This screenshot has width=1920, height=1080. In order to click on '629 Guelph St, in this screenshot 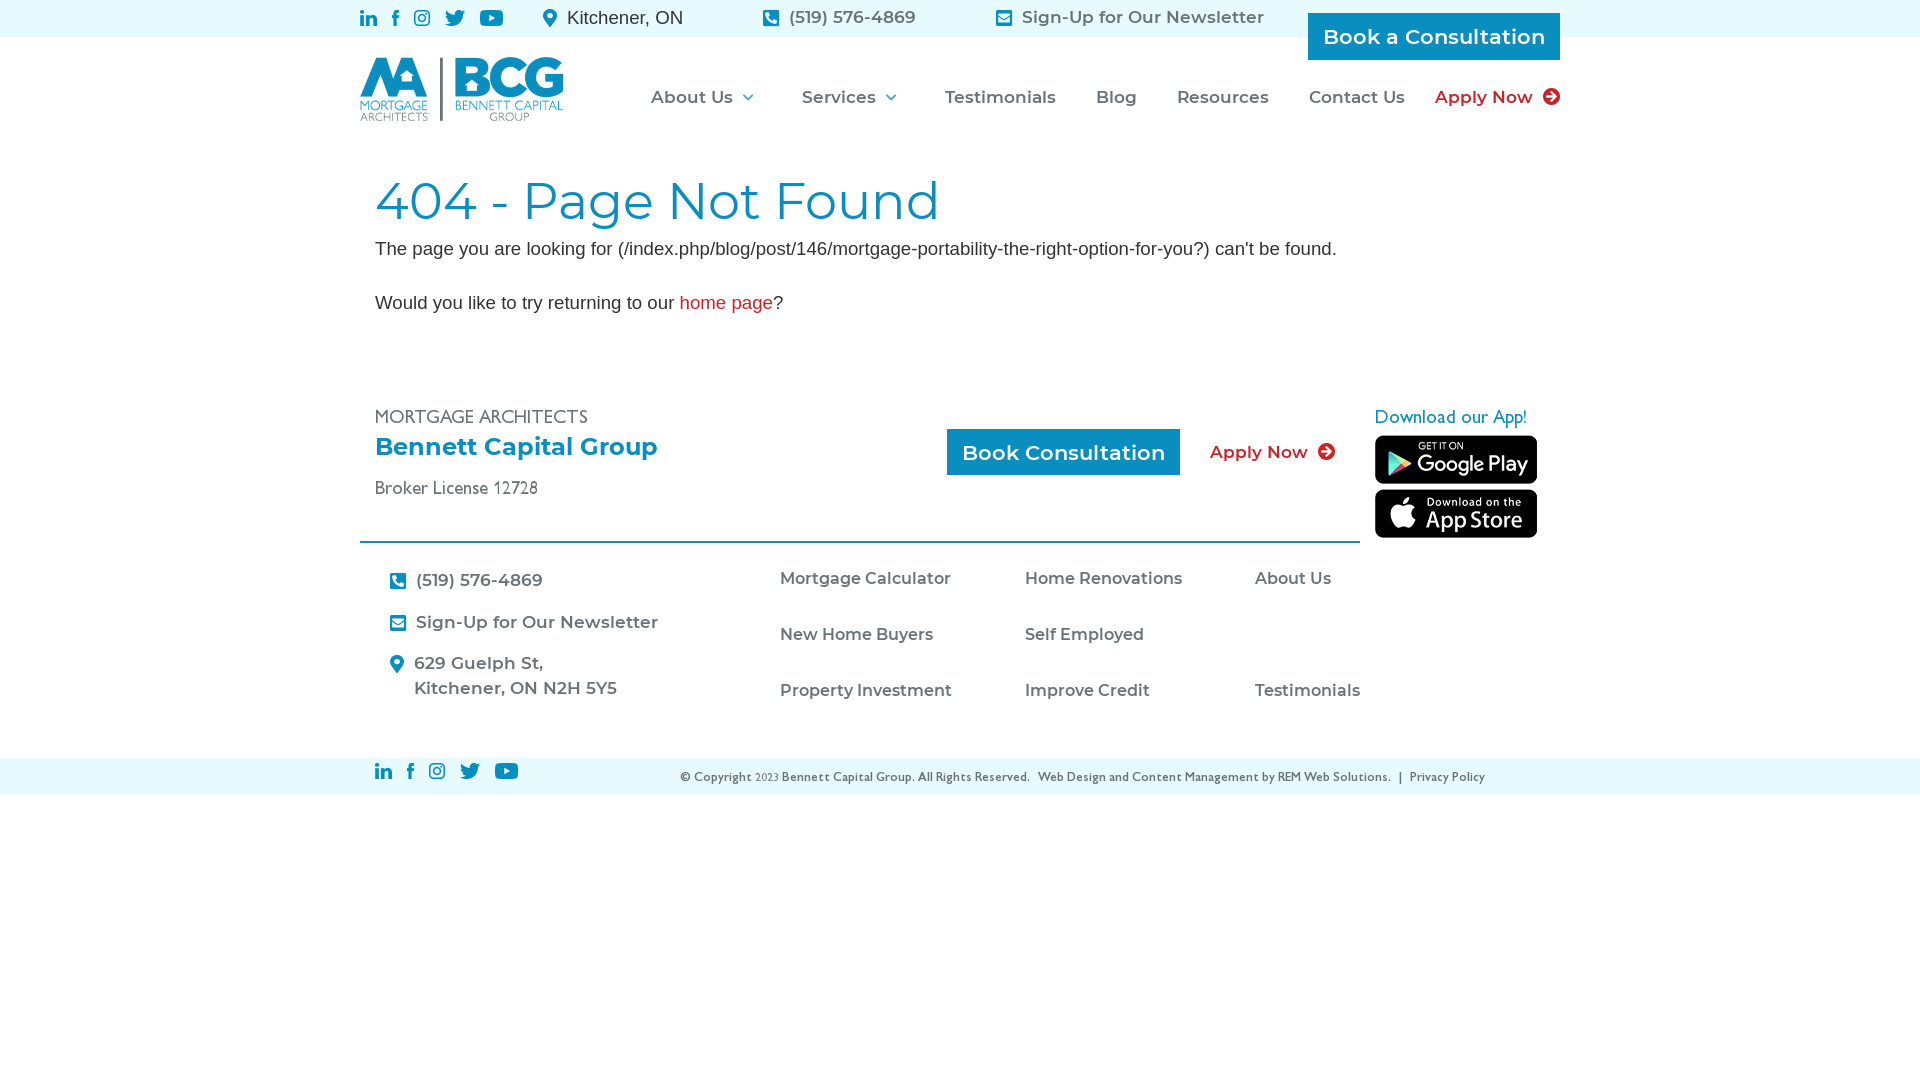, I will do `click(515, 675)`.